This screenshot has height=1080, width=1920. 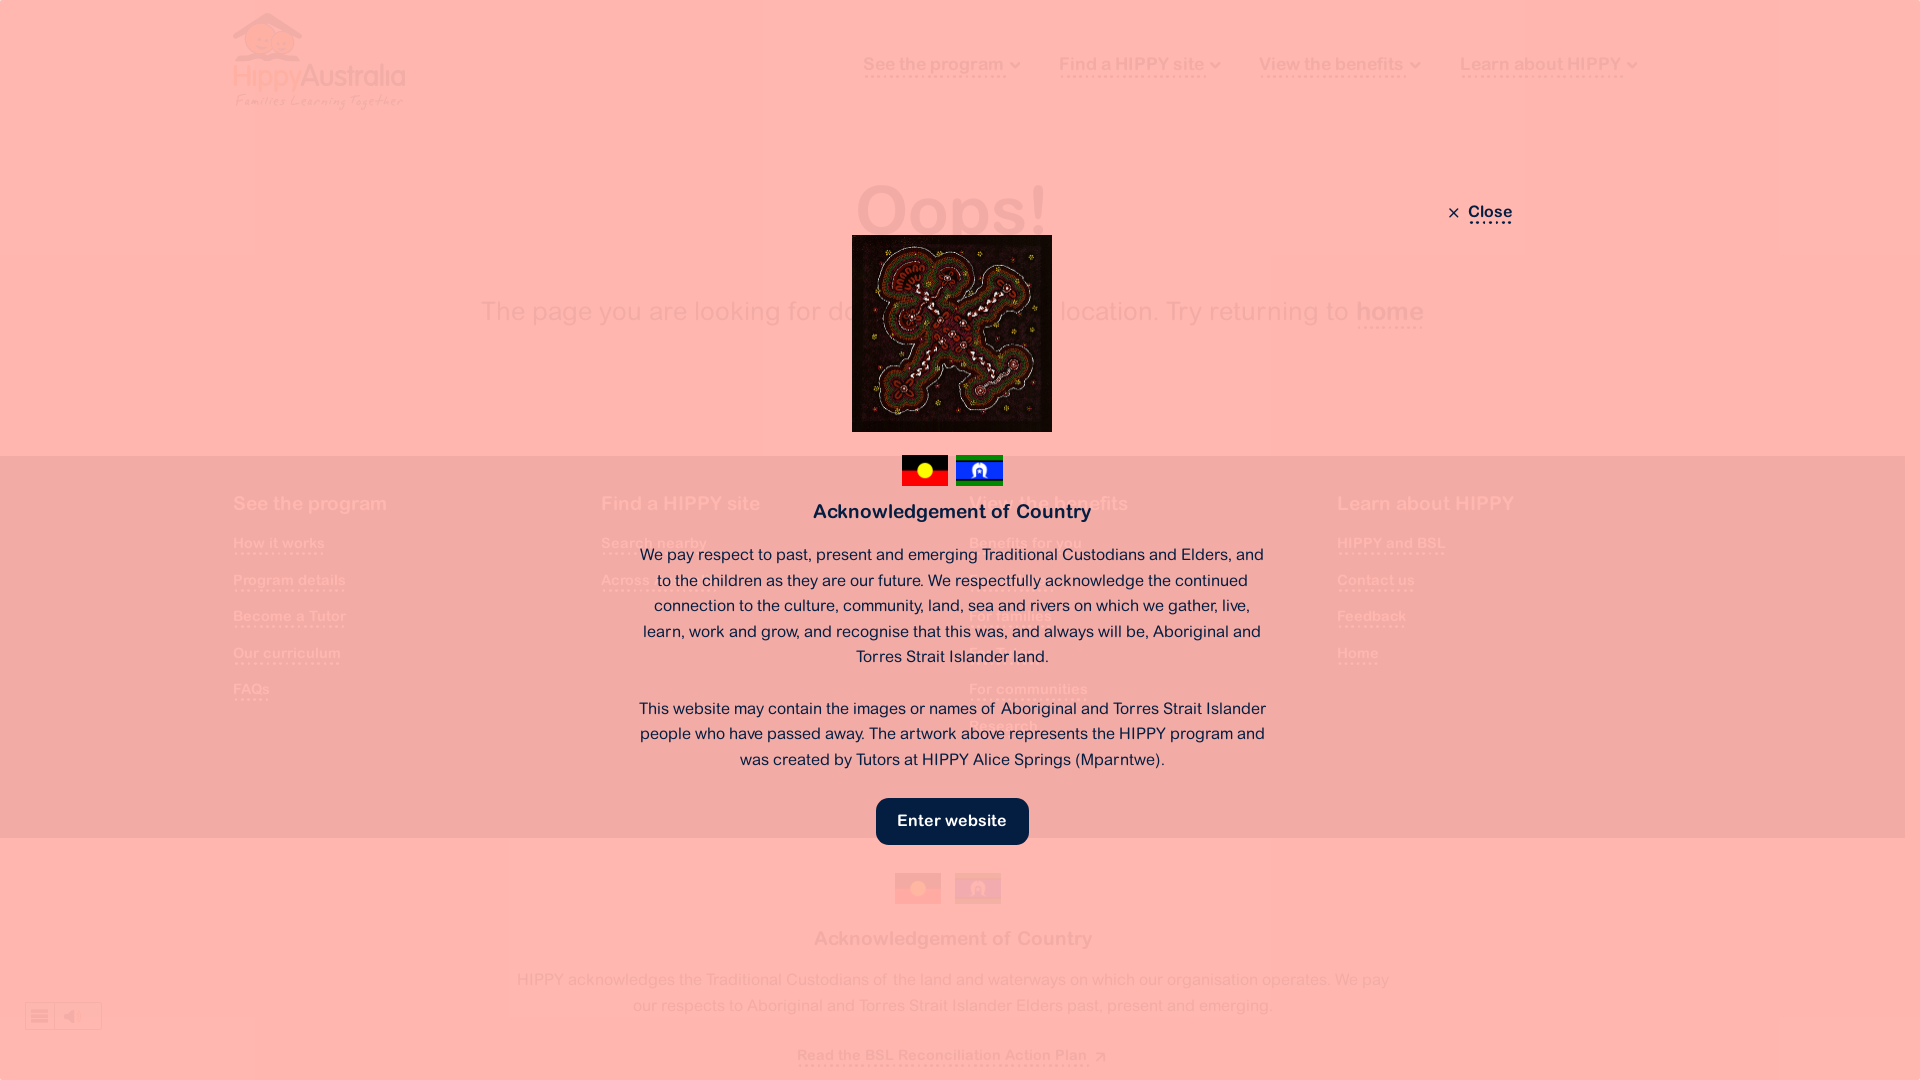 I want to click on 'Contact us', so click(x=1373, y=579).